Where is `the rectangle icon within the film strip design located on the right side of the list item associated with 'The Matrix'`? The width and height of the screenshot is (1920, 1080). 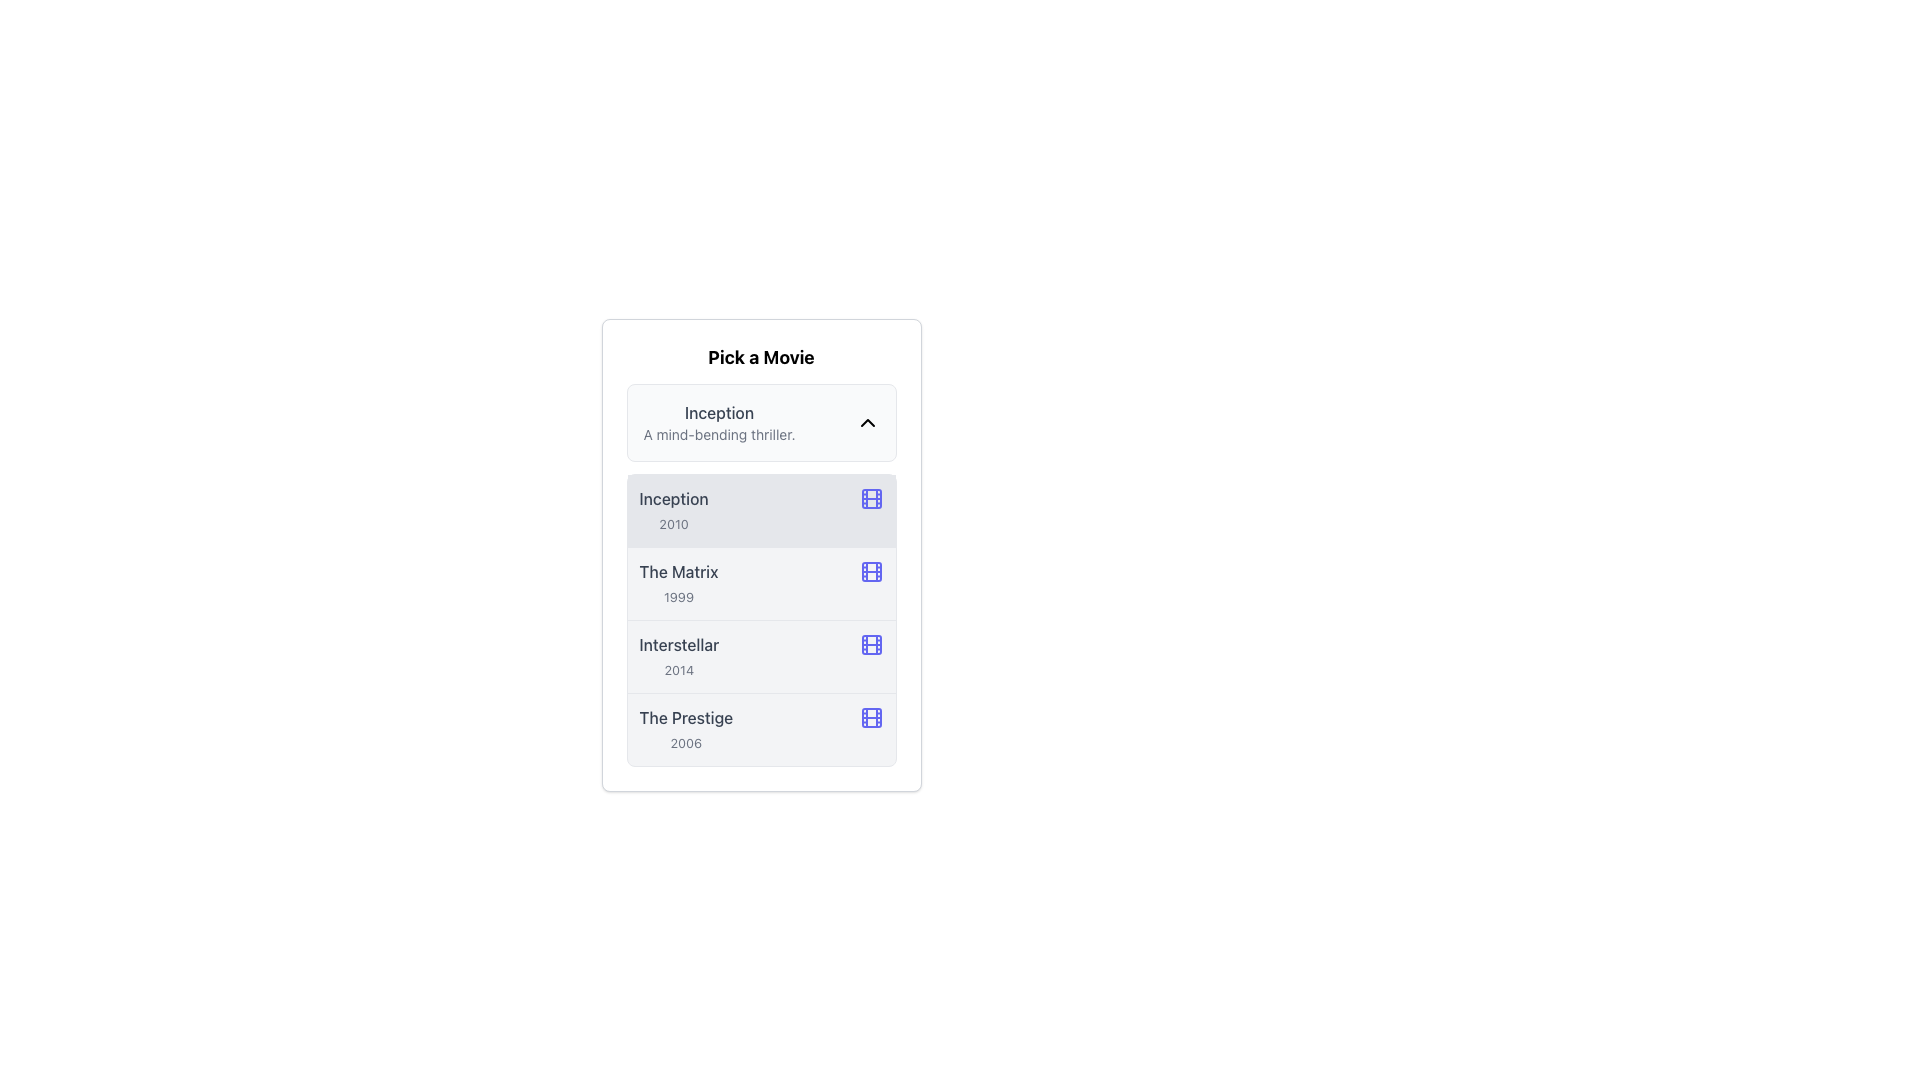 the rectangle icon within the film strip design located on the right side of the list item associated with 'The Matrix' is located at coordinates (871, 571).